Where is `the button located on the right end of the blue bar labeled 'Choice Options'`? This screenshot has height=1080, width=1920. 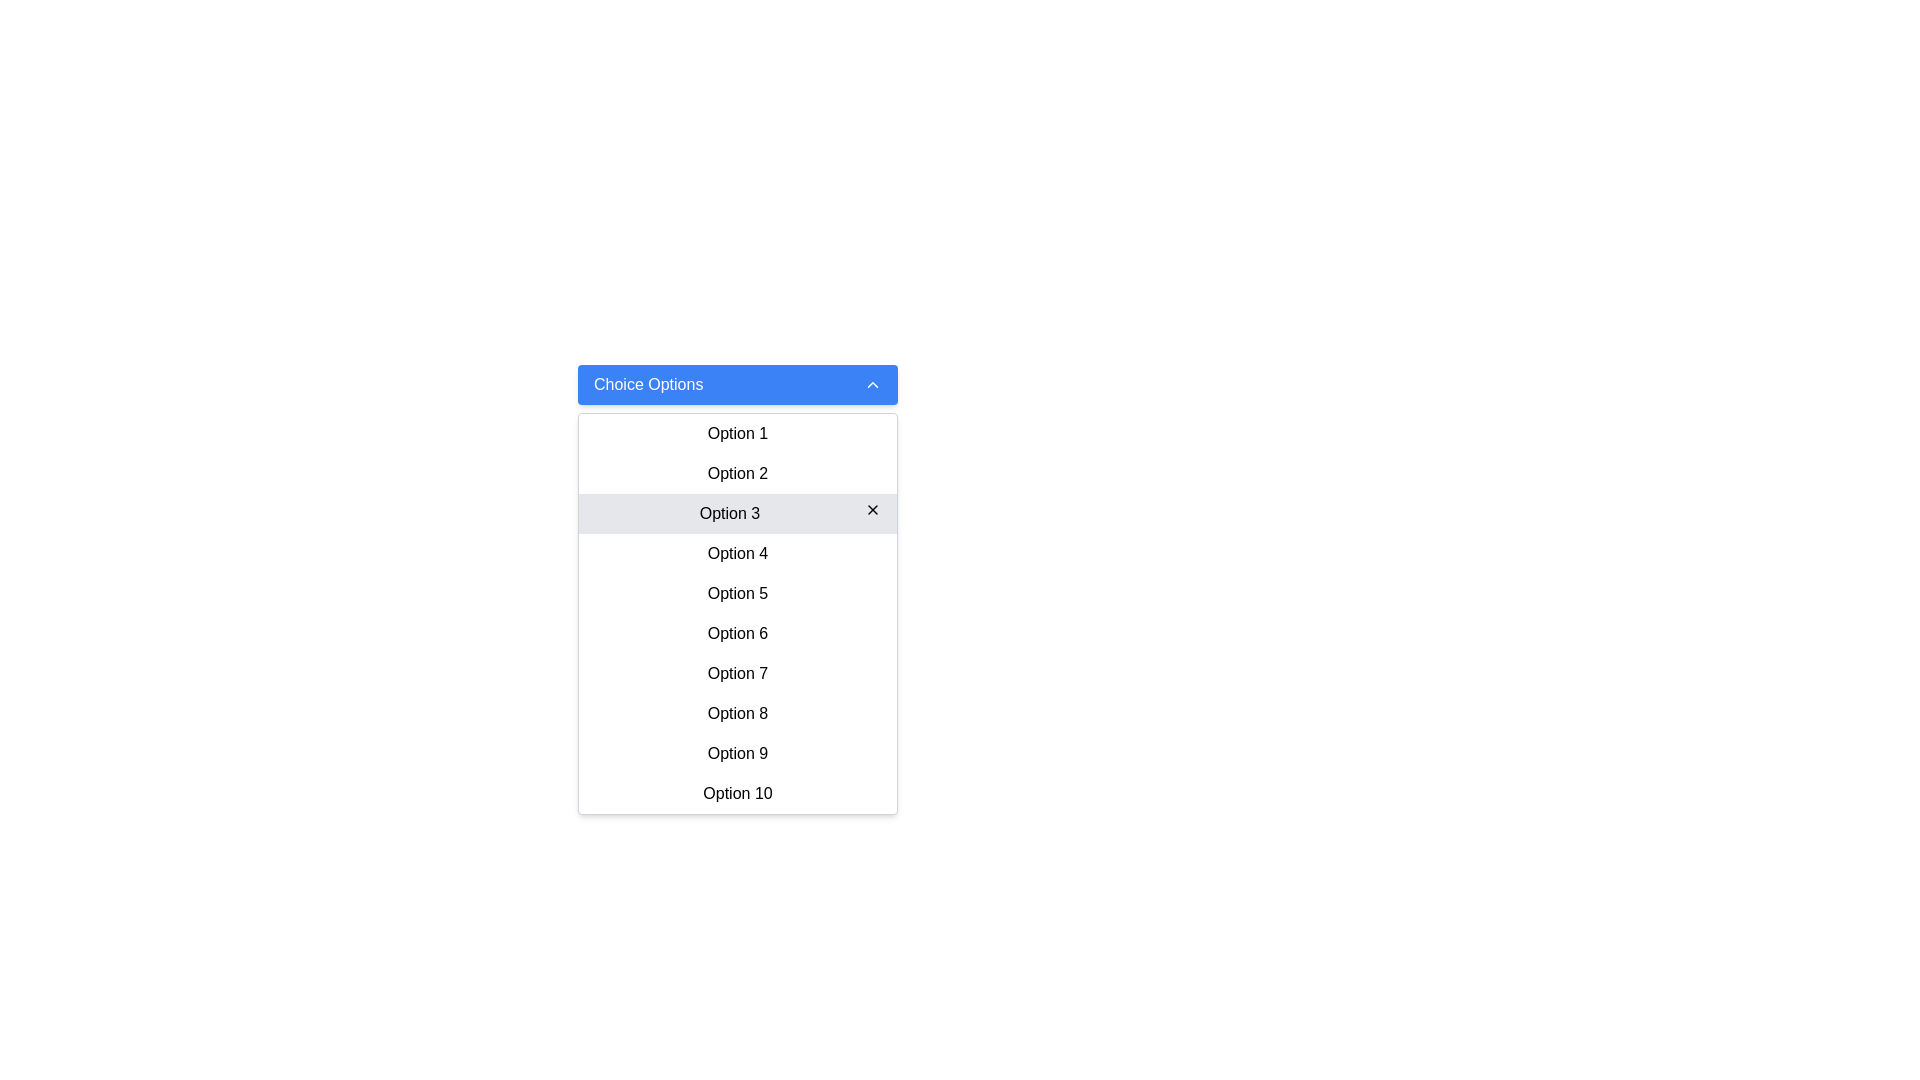 the button located on the right end of the blue bar labeled 'Choice Options' is located at coordinates (873, 385).